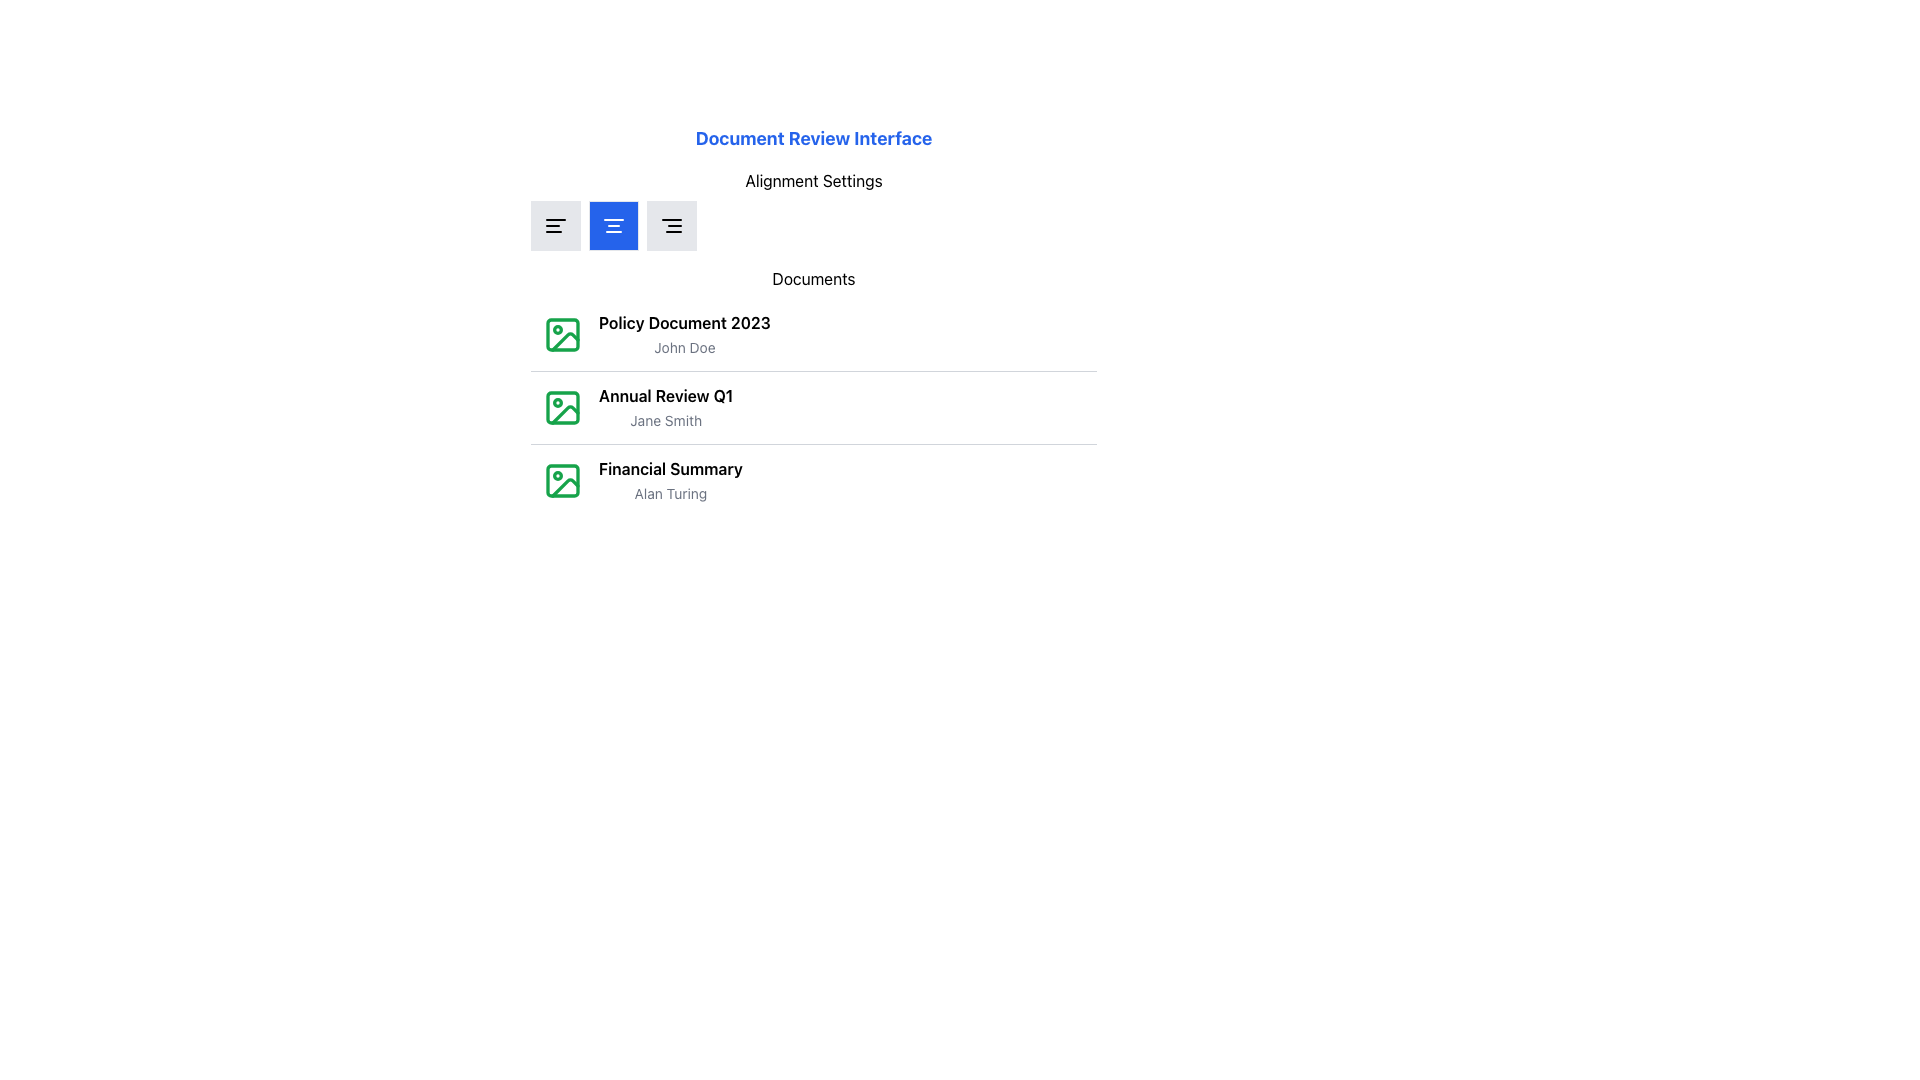  I want to click on the list entry for 'Policy Document 2023', so click(814, 334).